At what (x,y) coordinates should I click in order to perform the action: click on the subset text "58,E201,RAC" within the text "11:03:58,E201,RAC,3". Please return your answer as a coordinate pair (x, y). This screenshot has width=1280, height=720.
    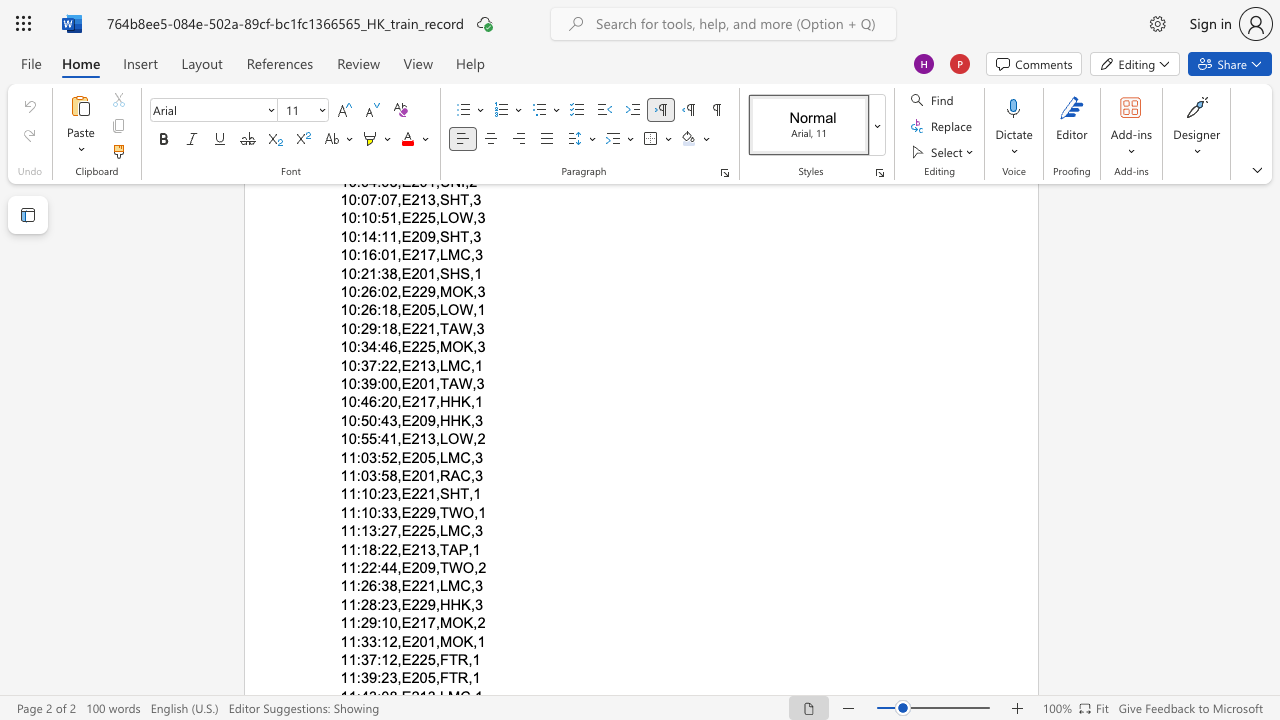
    Looking at the image, I should click on (381, 475).